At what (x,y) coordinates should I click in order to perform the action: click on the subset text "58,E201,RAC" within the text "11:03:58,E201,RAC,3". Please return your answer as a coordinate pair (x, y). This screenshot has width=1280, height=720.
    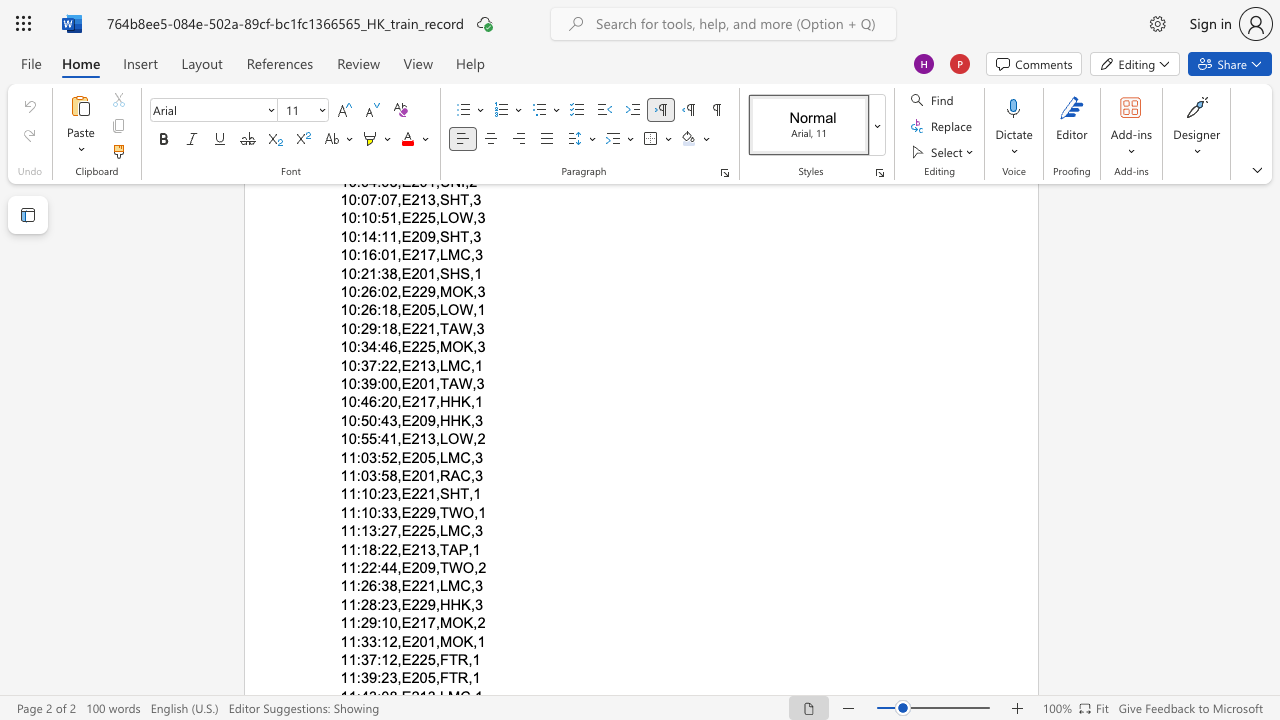
    Looking at the image, I should click on (381, 475).